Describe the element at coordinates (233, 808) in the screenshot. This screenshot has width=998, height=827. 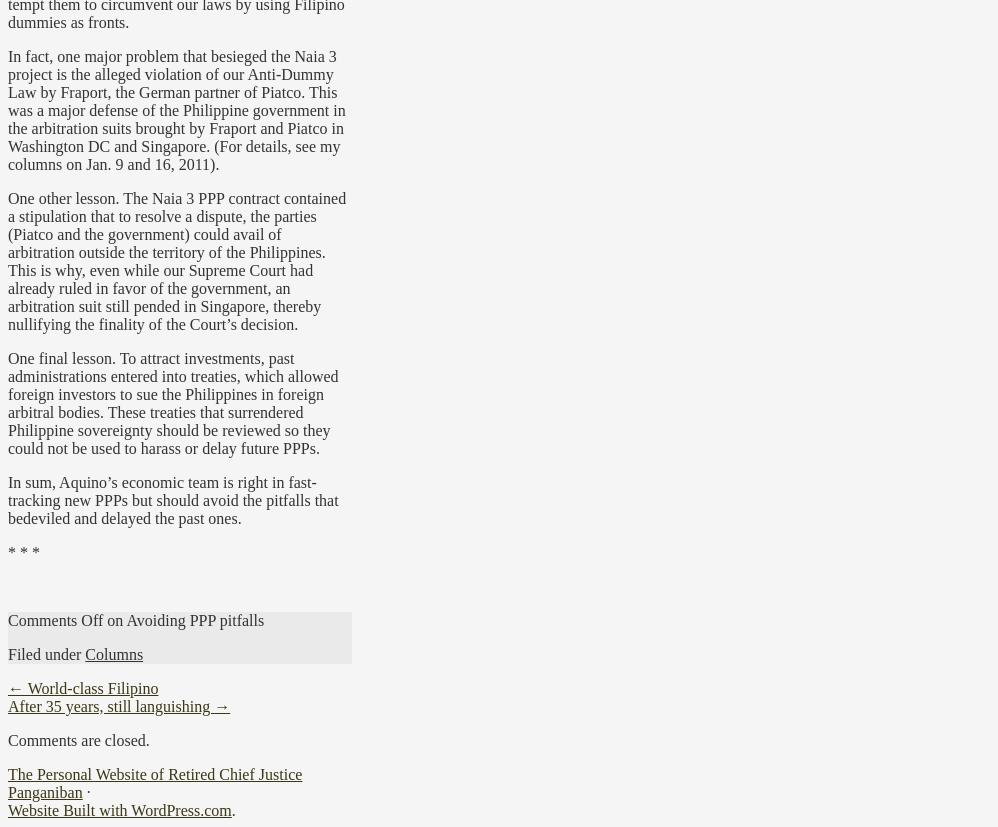
I see `'.'` at that location.